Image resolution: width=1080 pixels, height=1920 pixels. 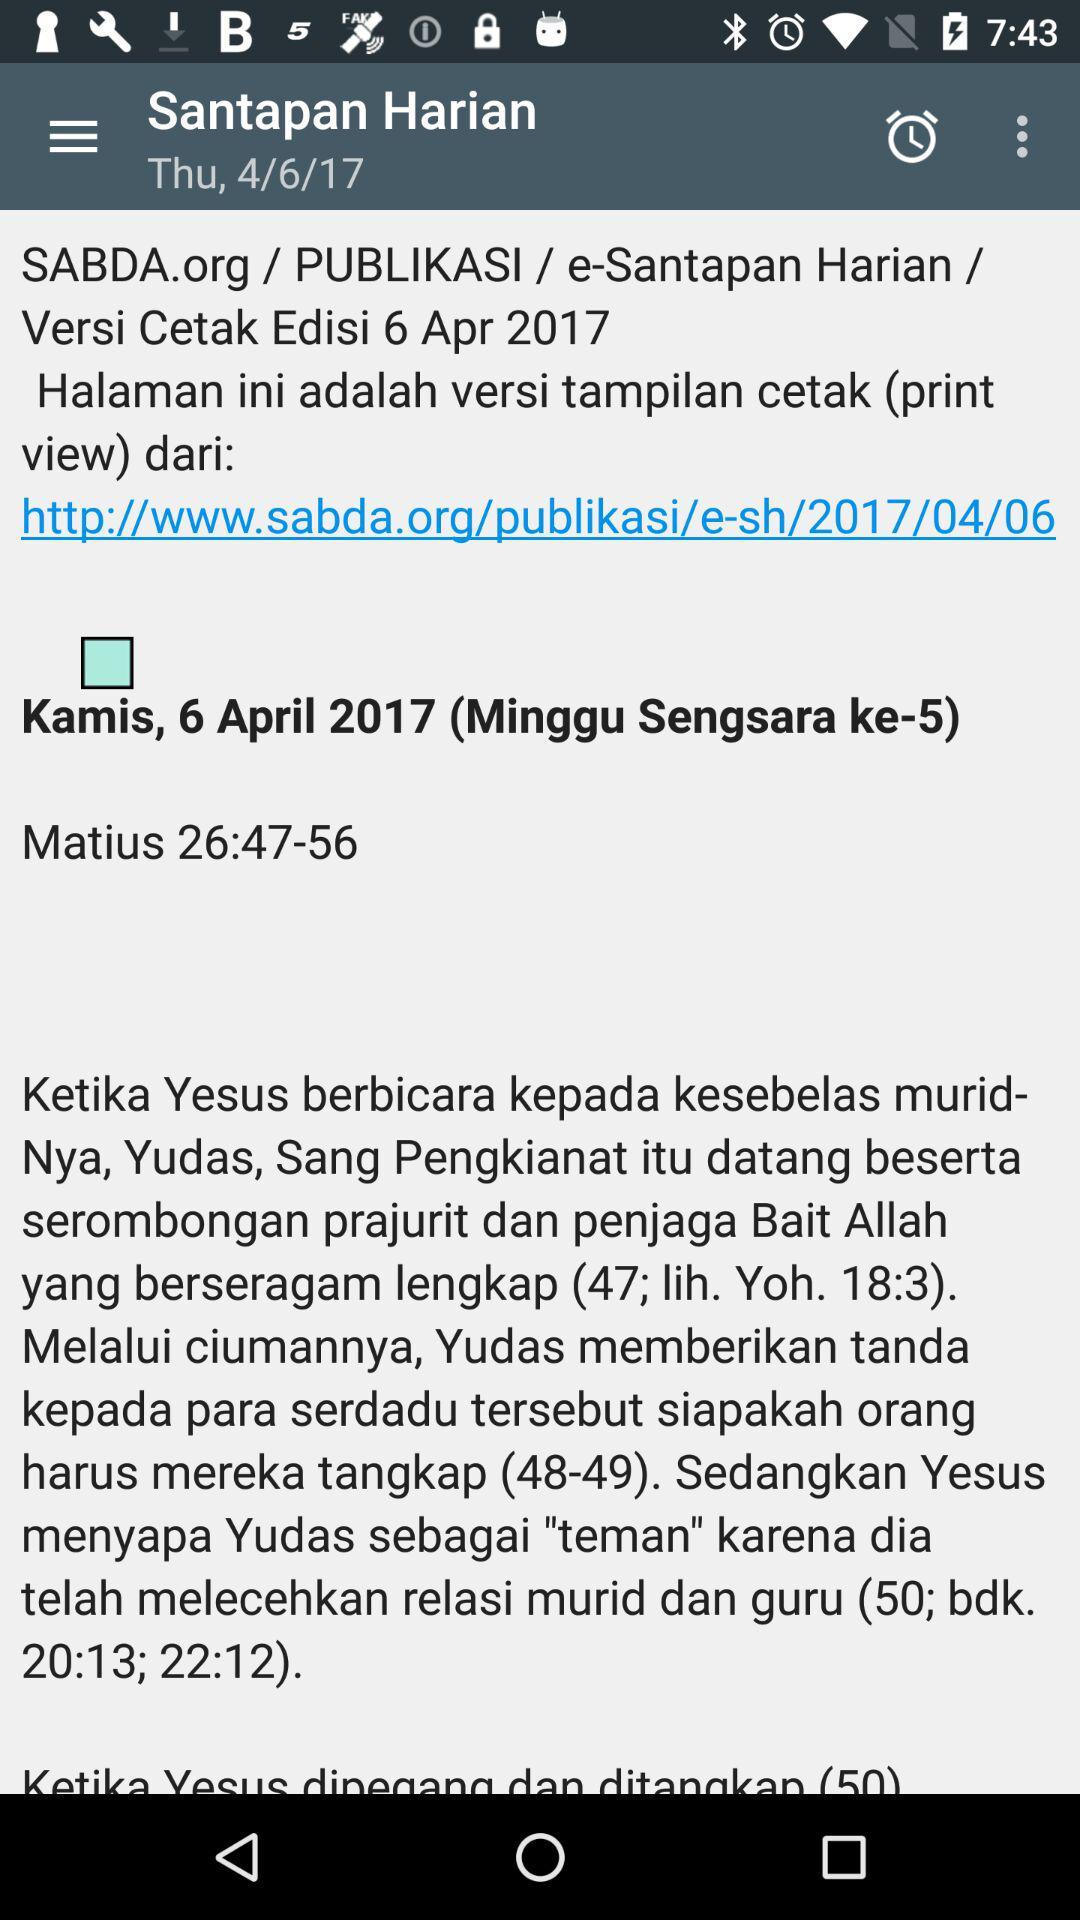 I want to click on sabda org publikasi at the center, so click(x=540, y=1002).